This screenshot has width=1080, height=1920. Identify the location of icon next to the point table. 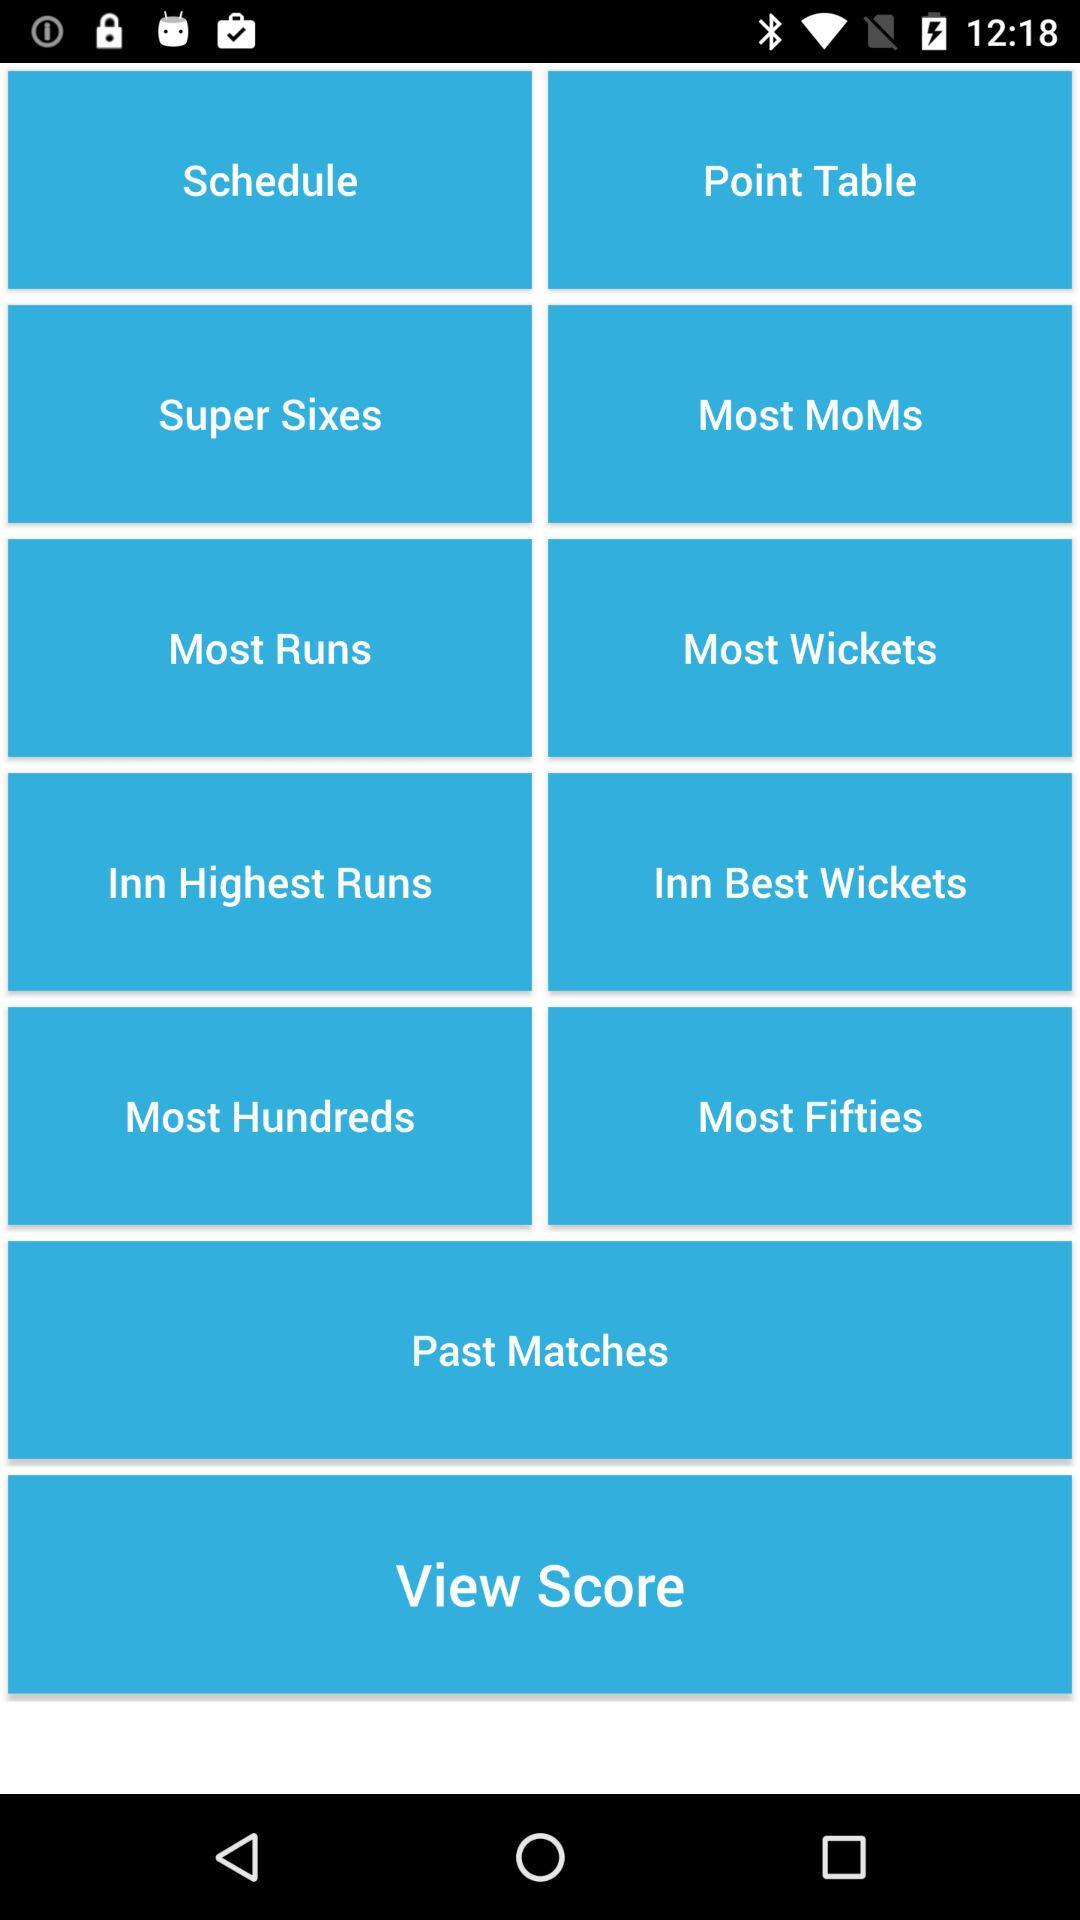
(270, 180).